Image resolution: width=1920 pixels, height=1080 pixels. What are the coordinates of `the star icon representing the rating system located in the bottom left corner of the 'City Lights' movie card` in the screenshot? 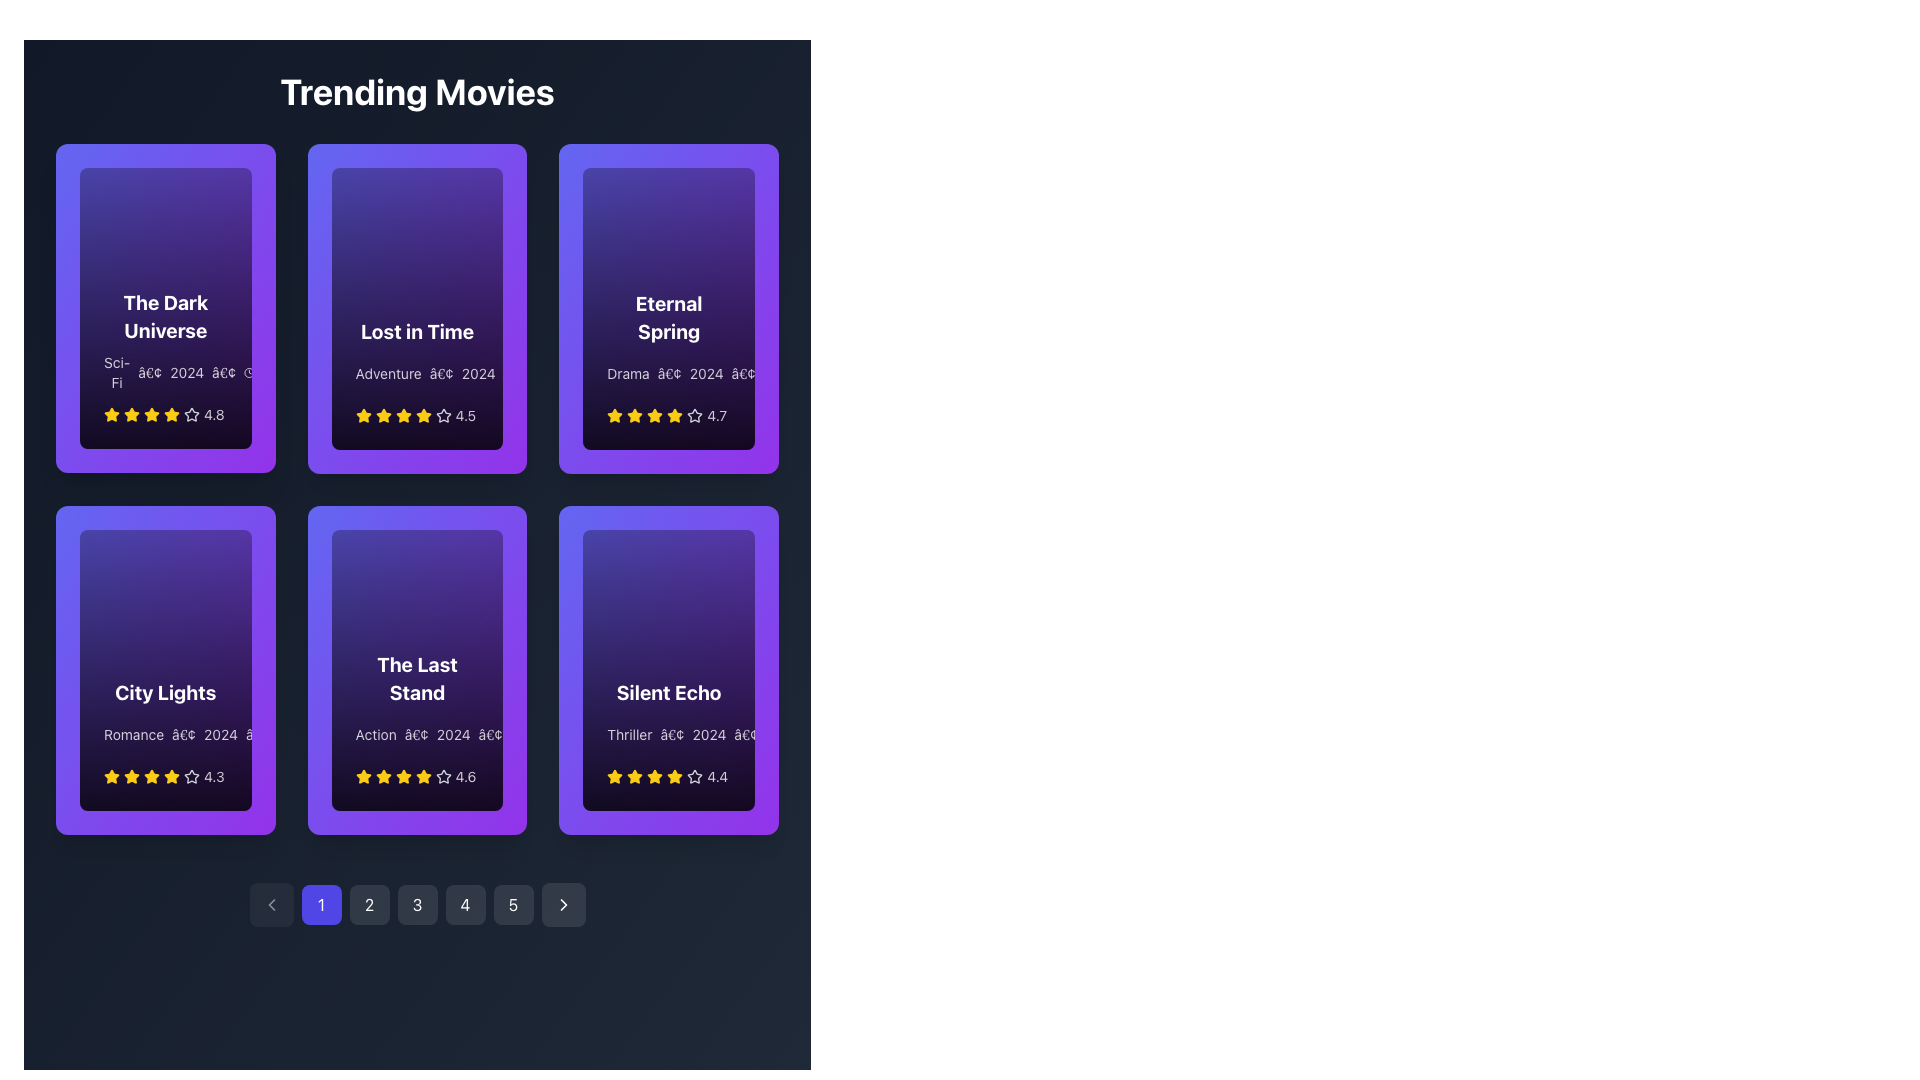 It's located at (110, 775).